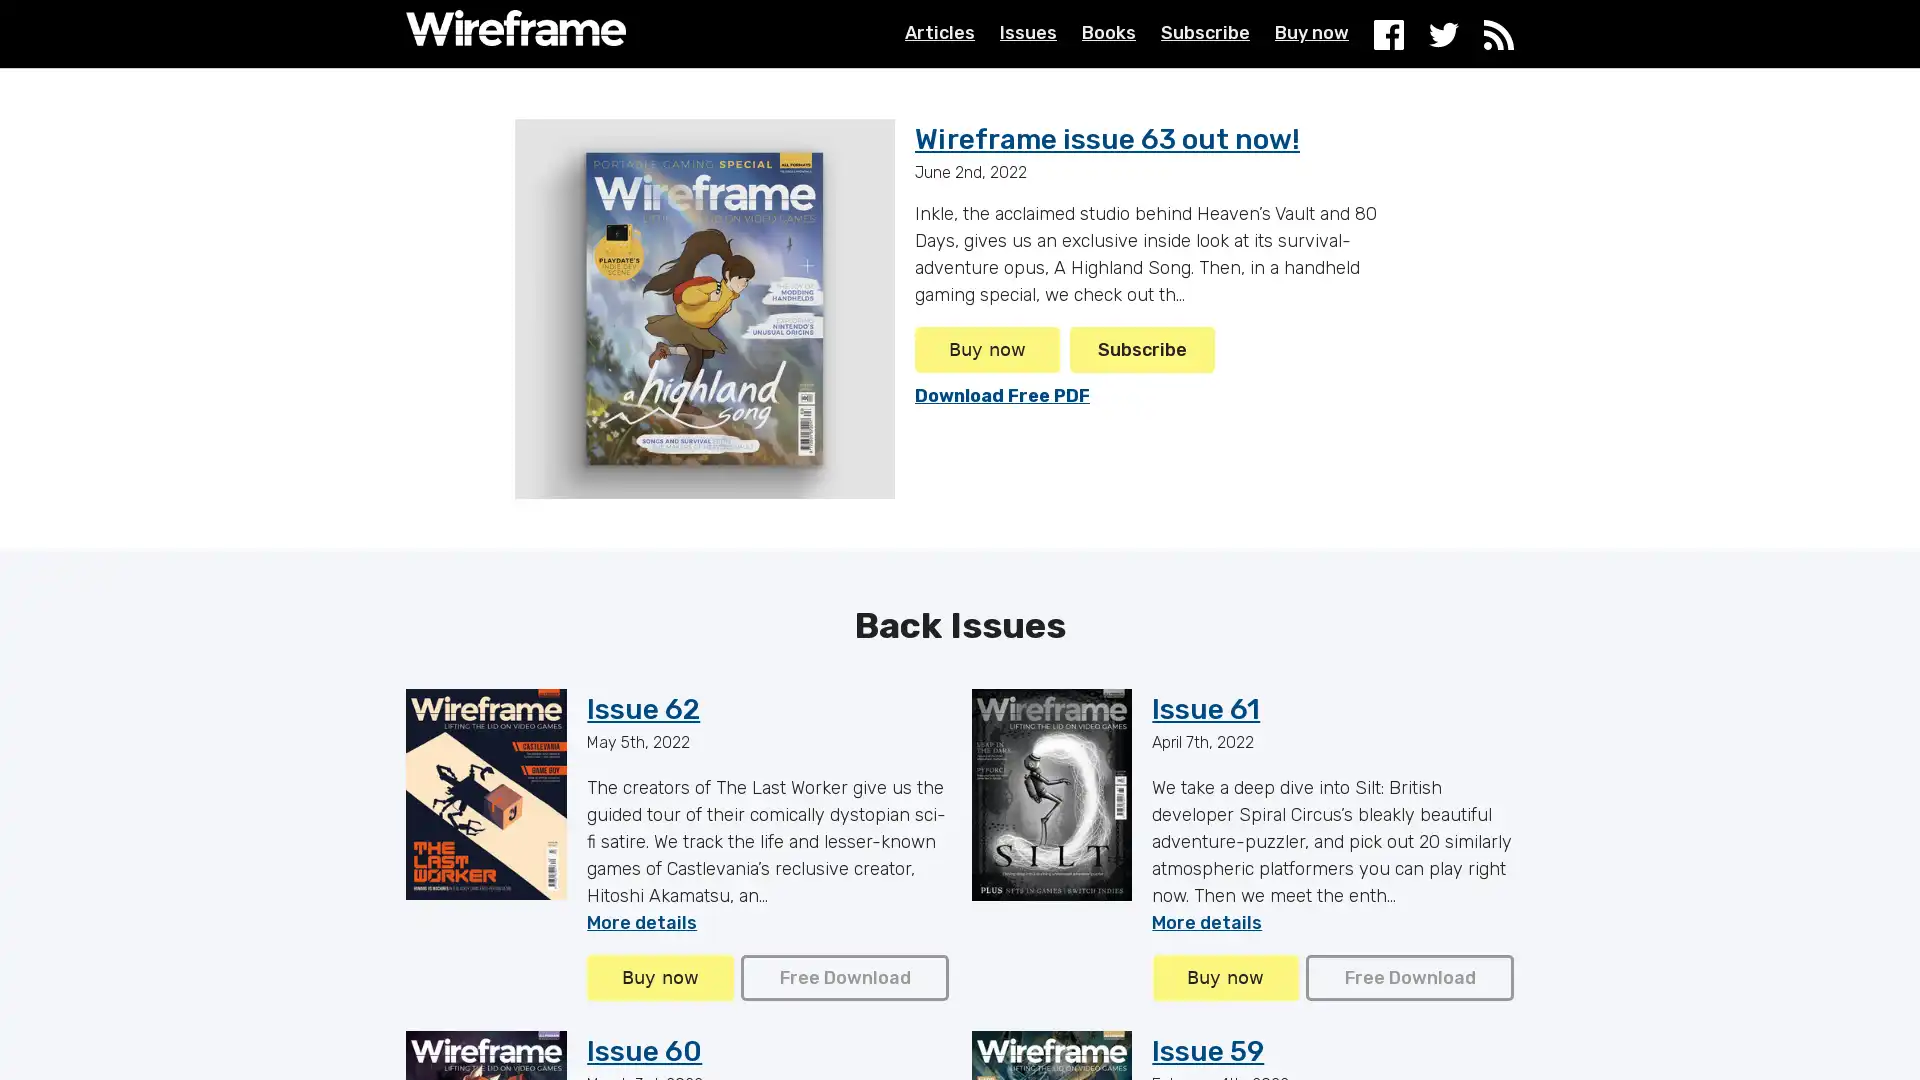 This screenshot has width=1920, height=1080. I want to click on Buy now, so click(1223, 977).